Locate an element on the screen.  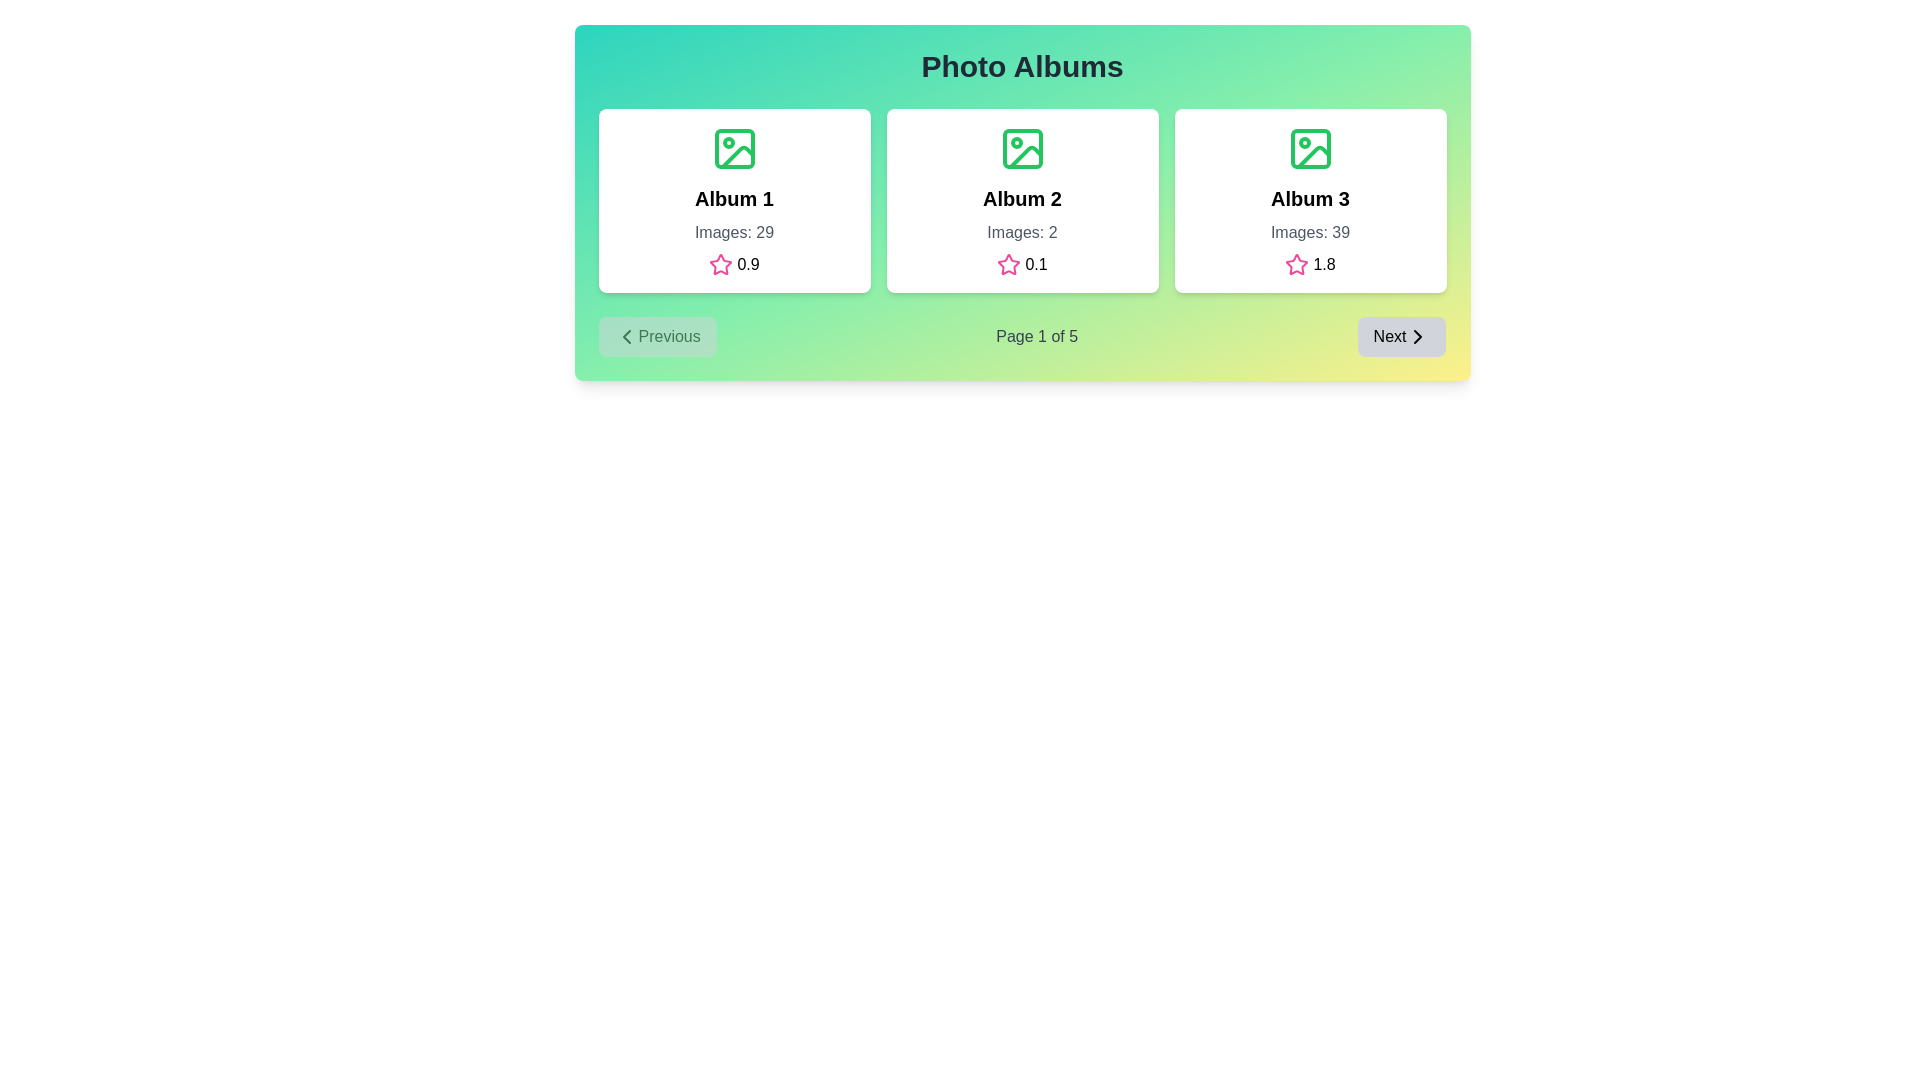
the text label displaying 'Images: 29' located below the title 'Album 1' in the leftmost card of the album section is located at coordinates (733, 231).